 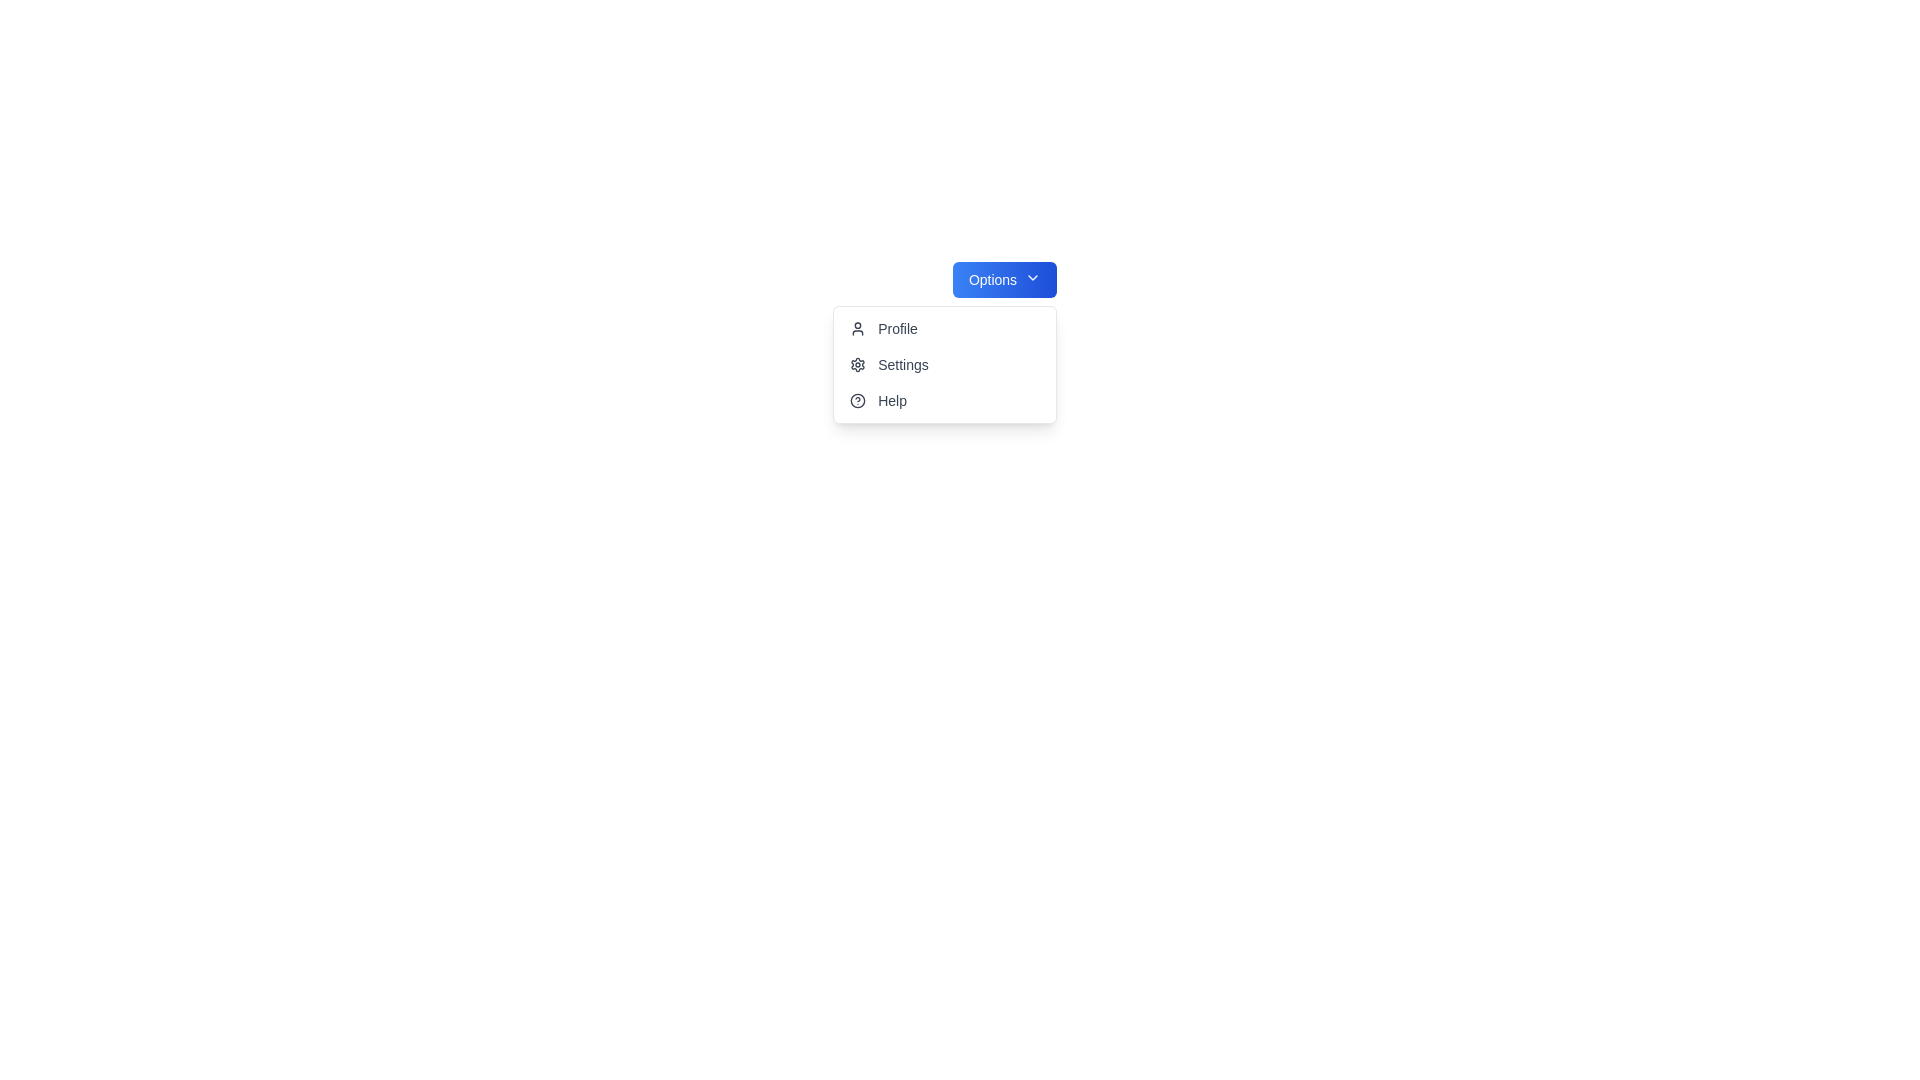 I want to click on the second menu item in the dropdown menu, which leads to the 'Settings' page or modal, so click(x=944, y=365).